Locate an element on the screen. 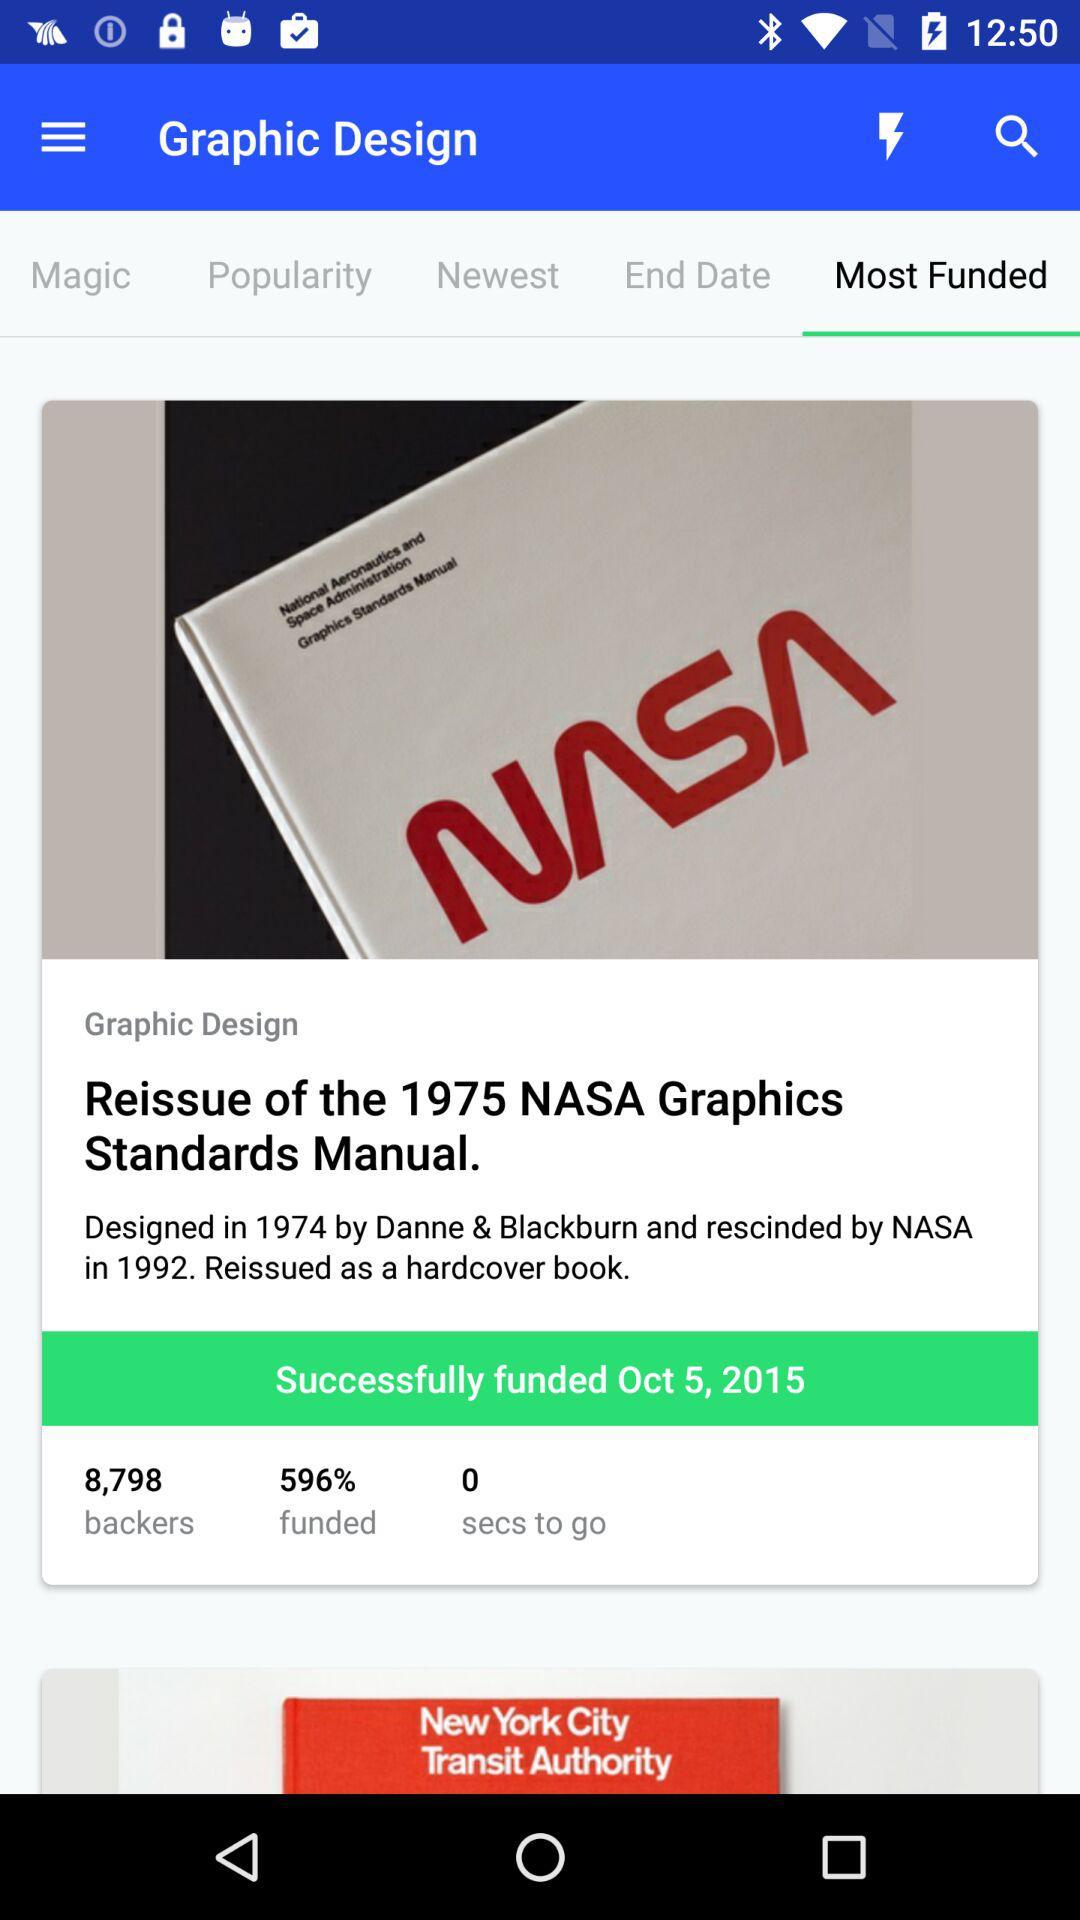 This screenshot has width=1080, height=1920. the text right to menu is located at coordinates (455, 136).